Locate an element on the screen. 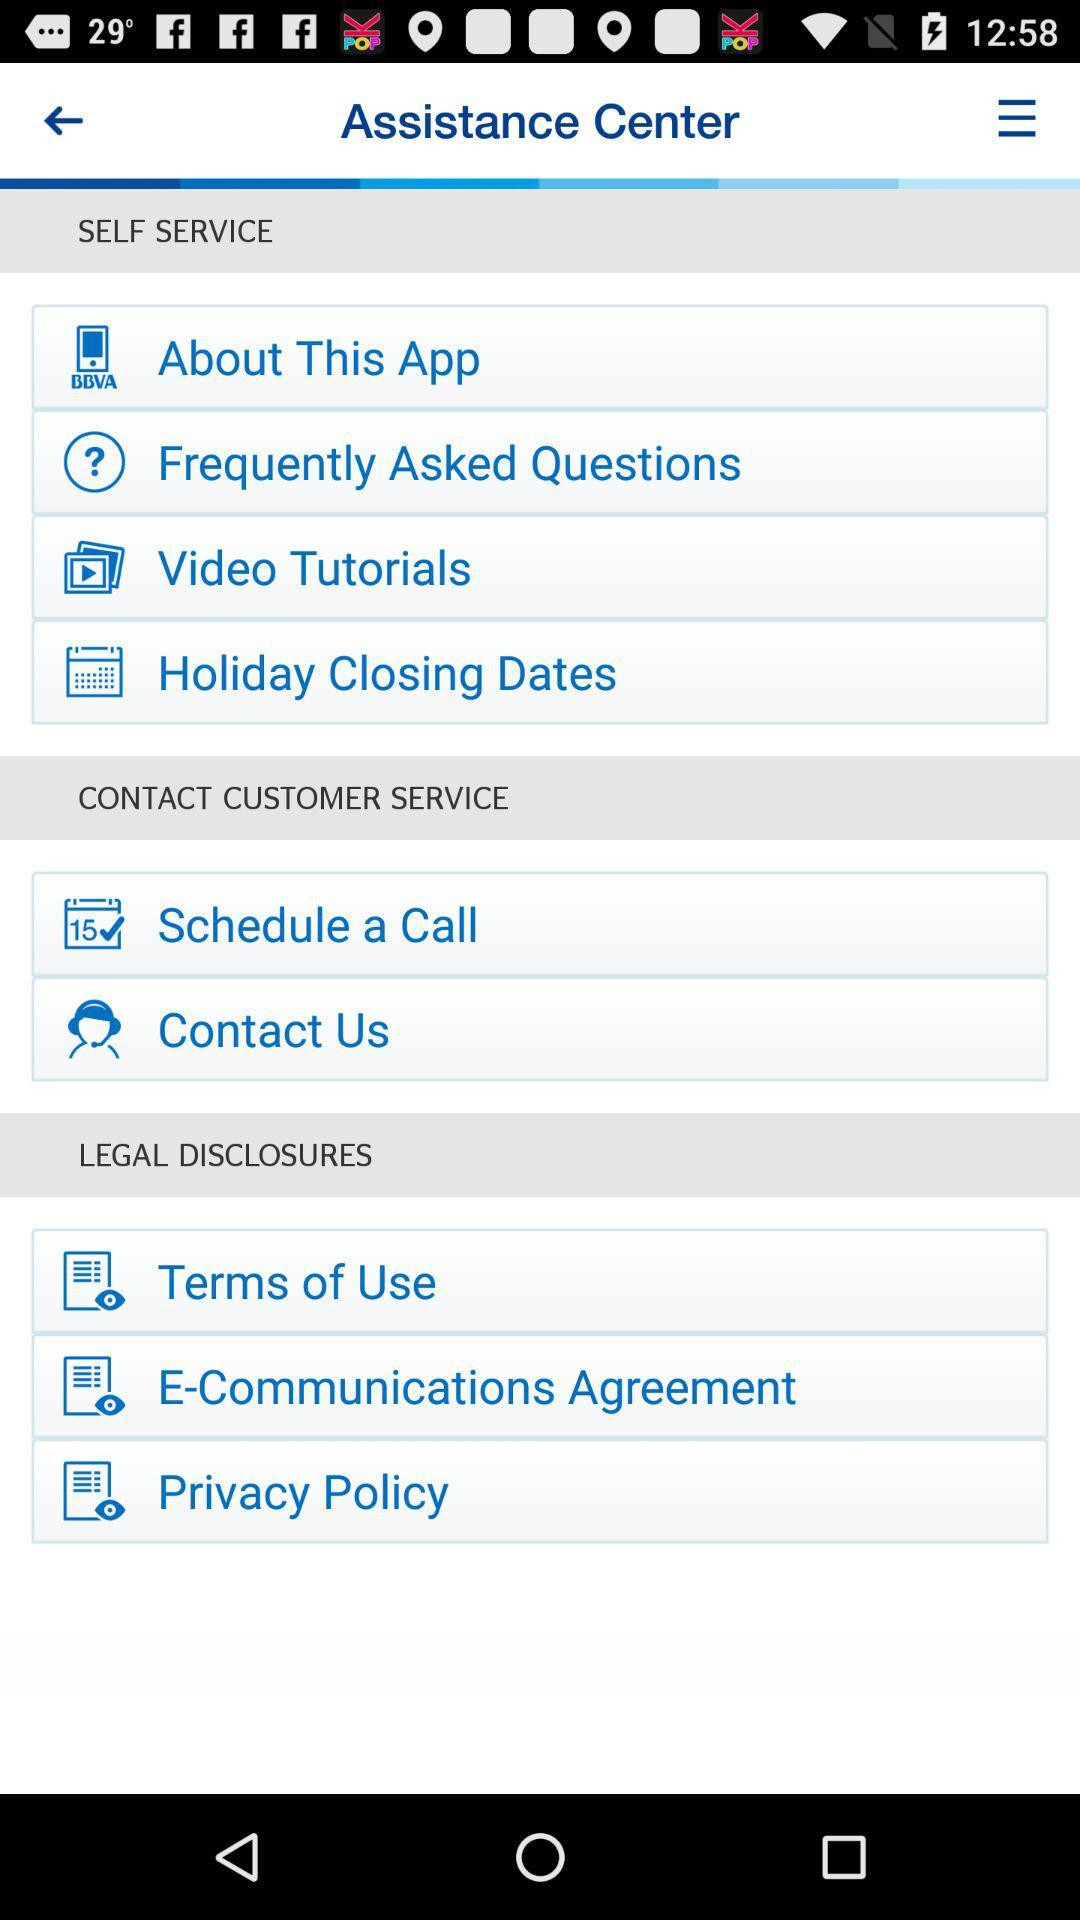 The height and width of the screenshot is (1920, 1080). item below the about this app is located at coordinates (540, 460).